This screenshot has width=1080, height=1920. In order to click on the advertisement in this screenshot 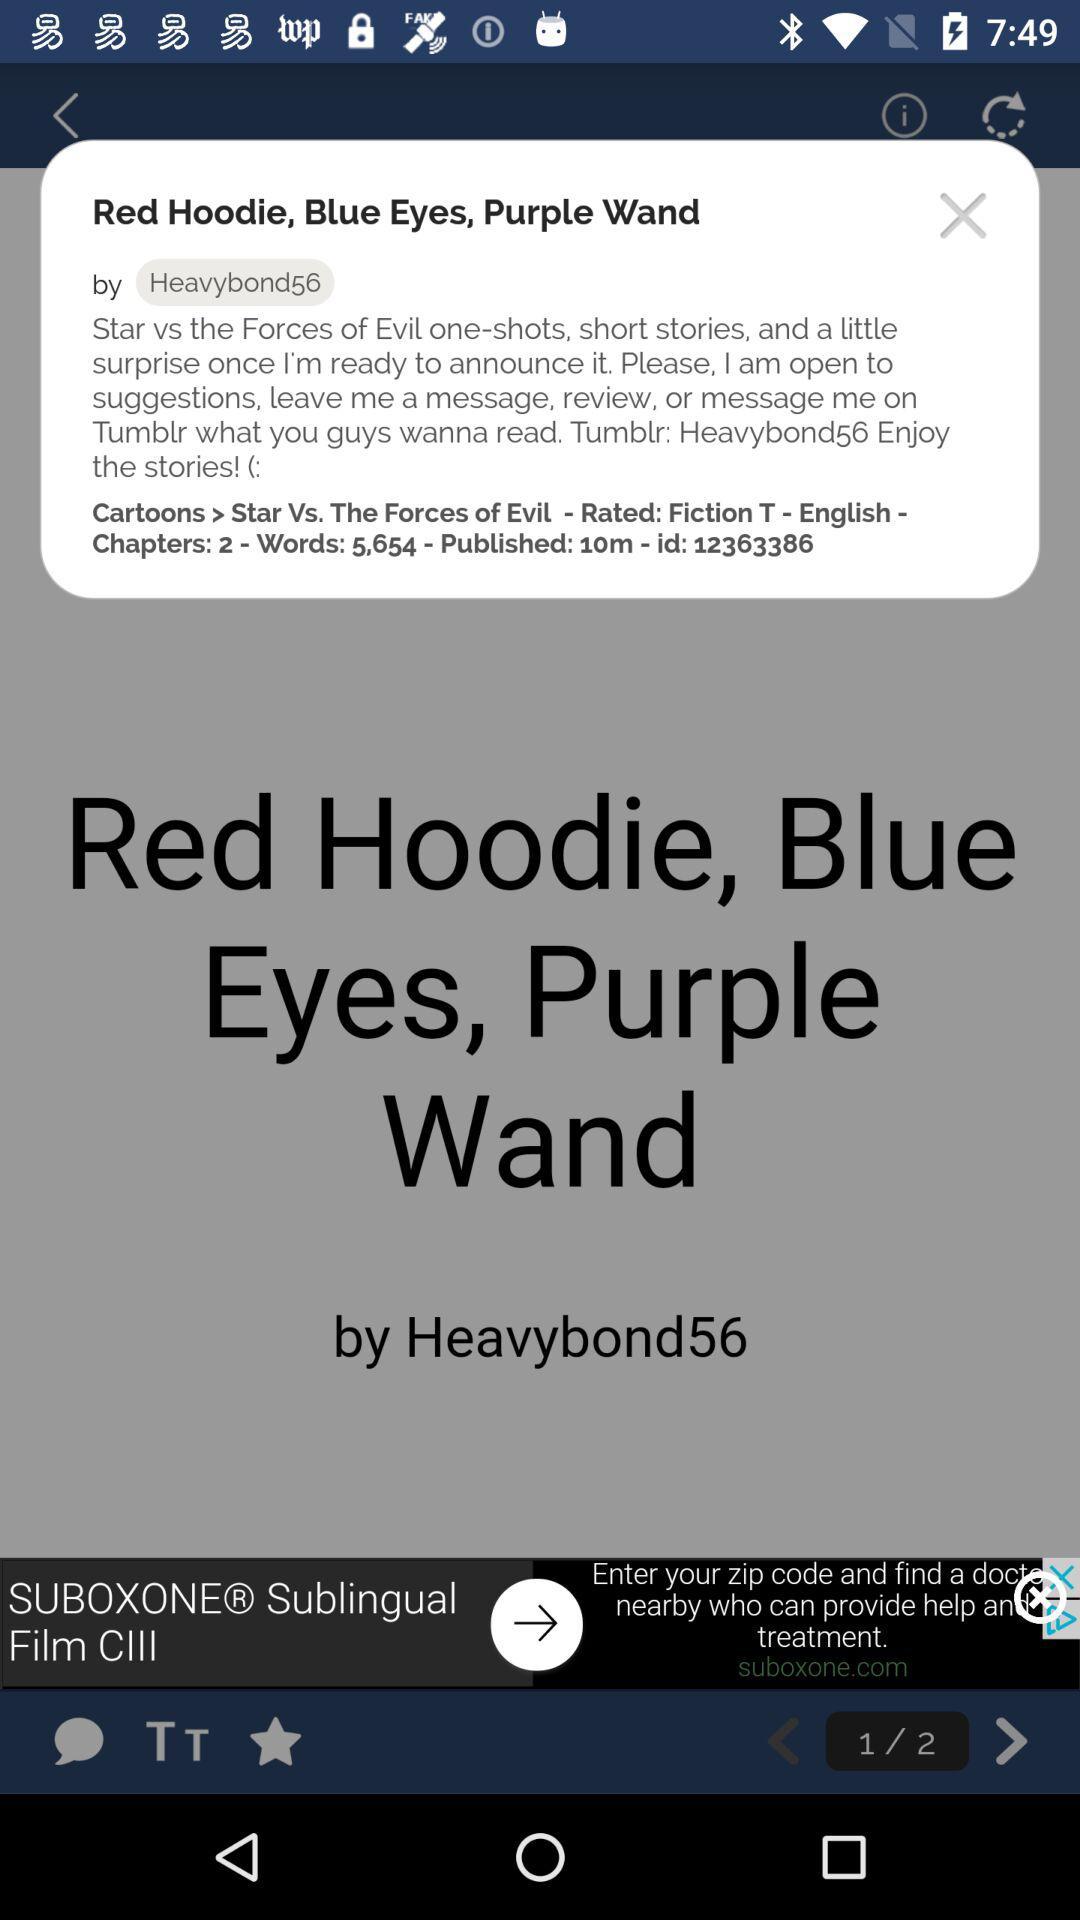, I will do `click(1039, 1596)`.